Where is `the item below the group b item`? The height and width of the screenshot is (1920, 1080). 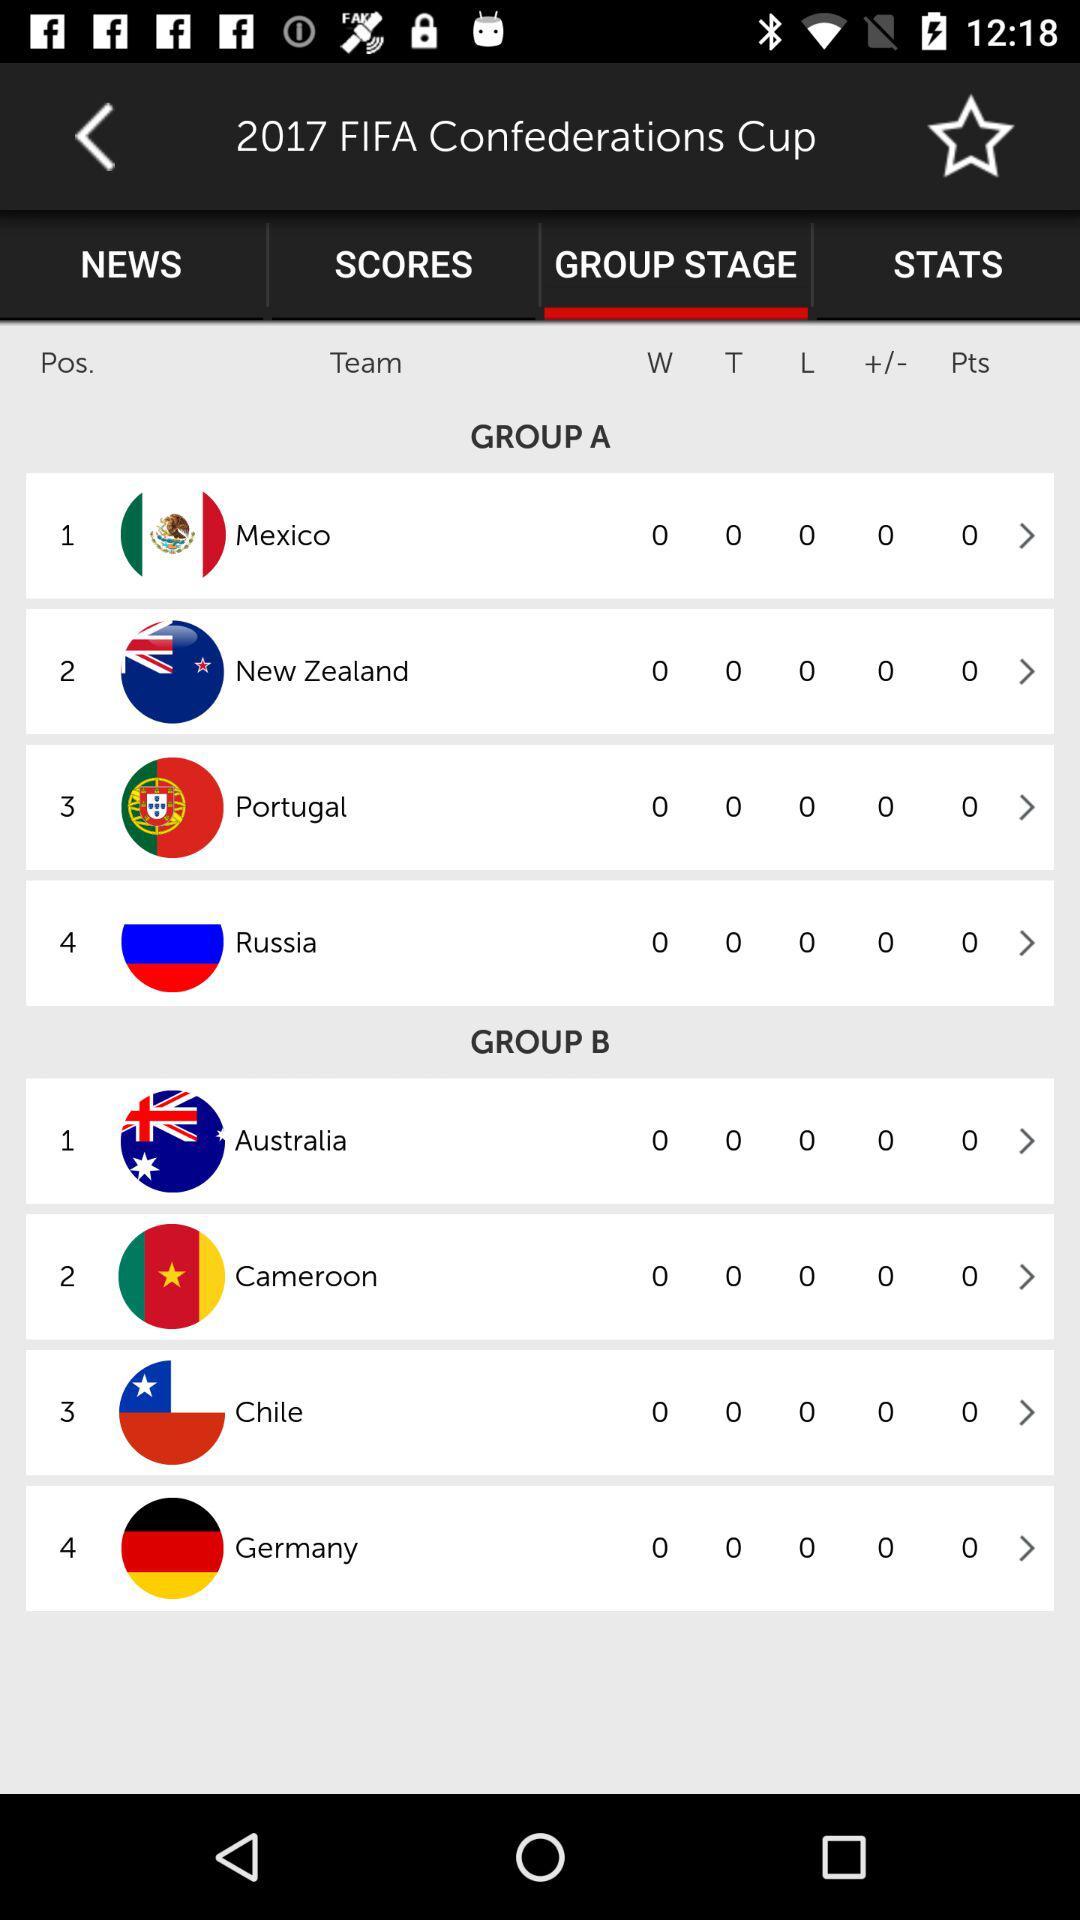 the item below the group b item is located at coordinates (427, 1141).